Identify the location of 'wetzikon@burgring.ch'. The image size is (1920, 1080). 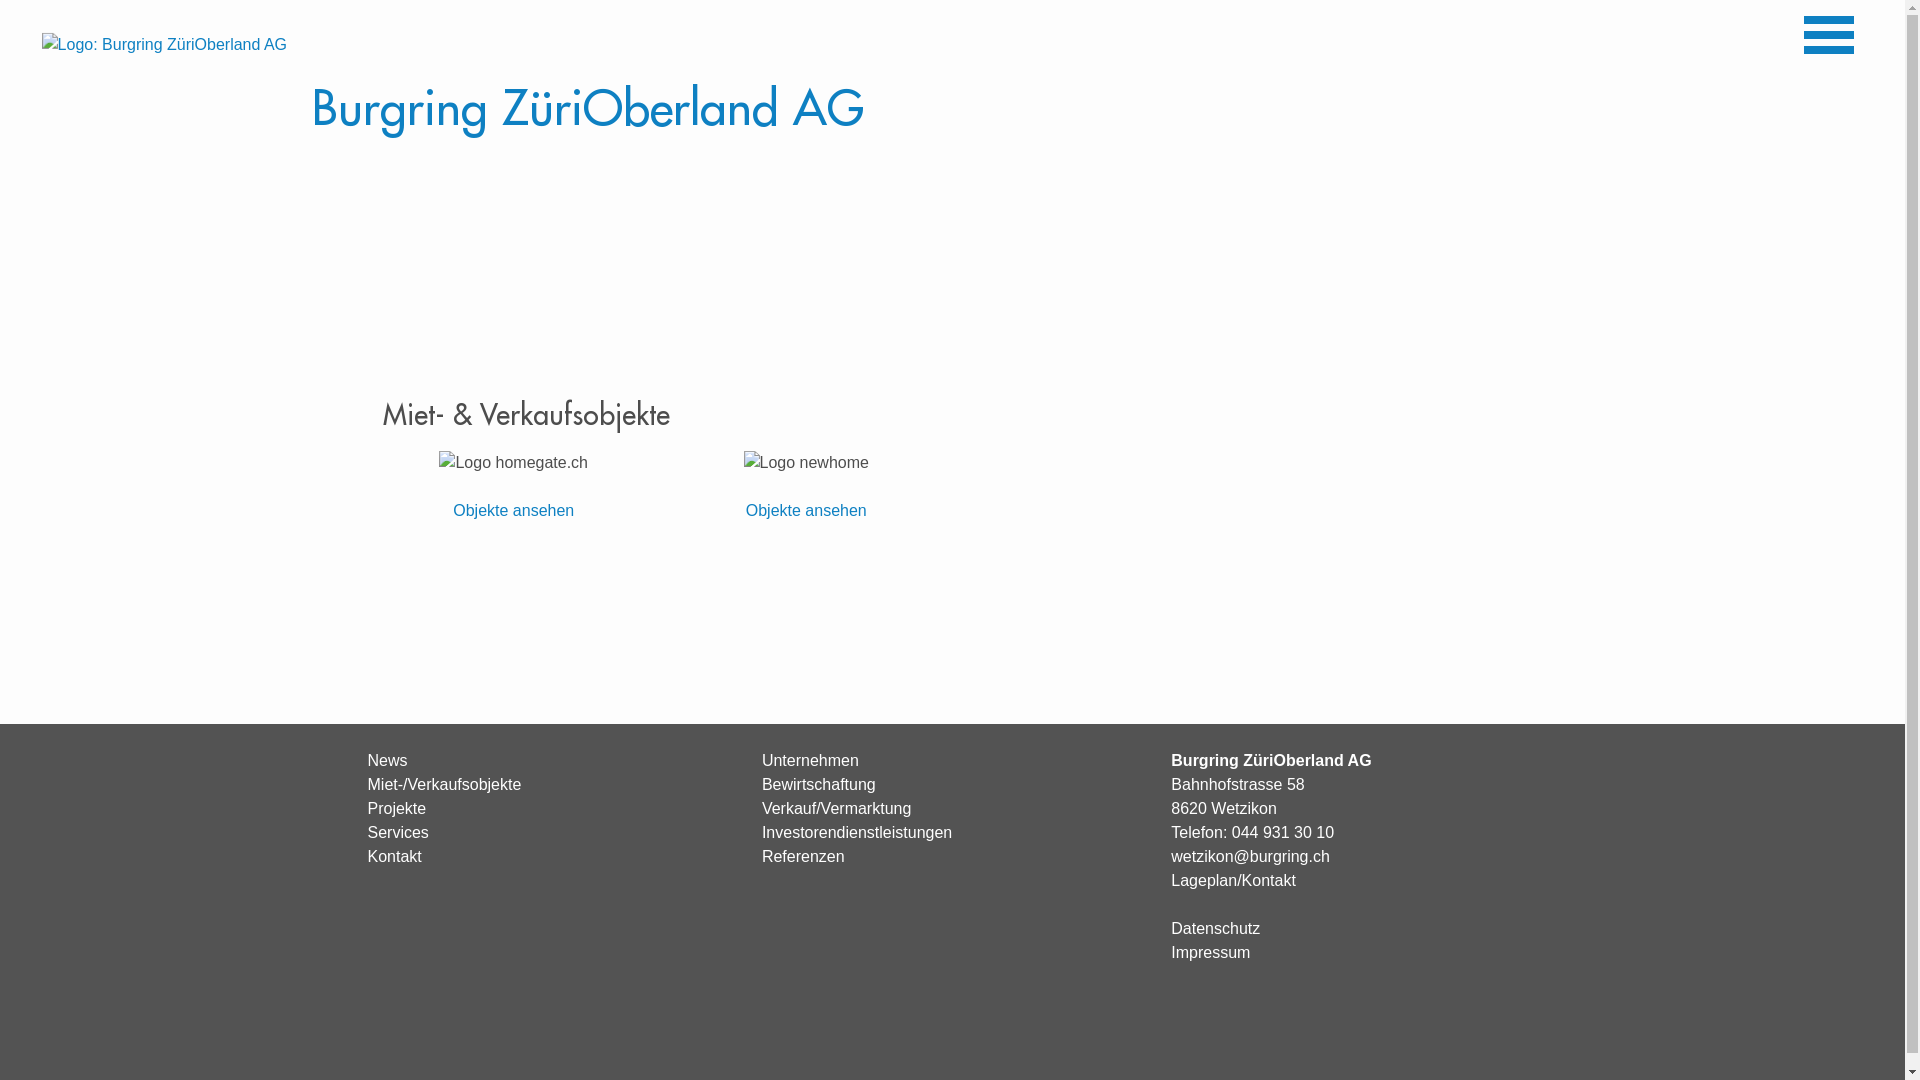
(1249, 855).